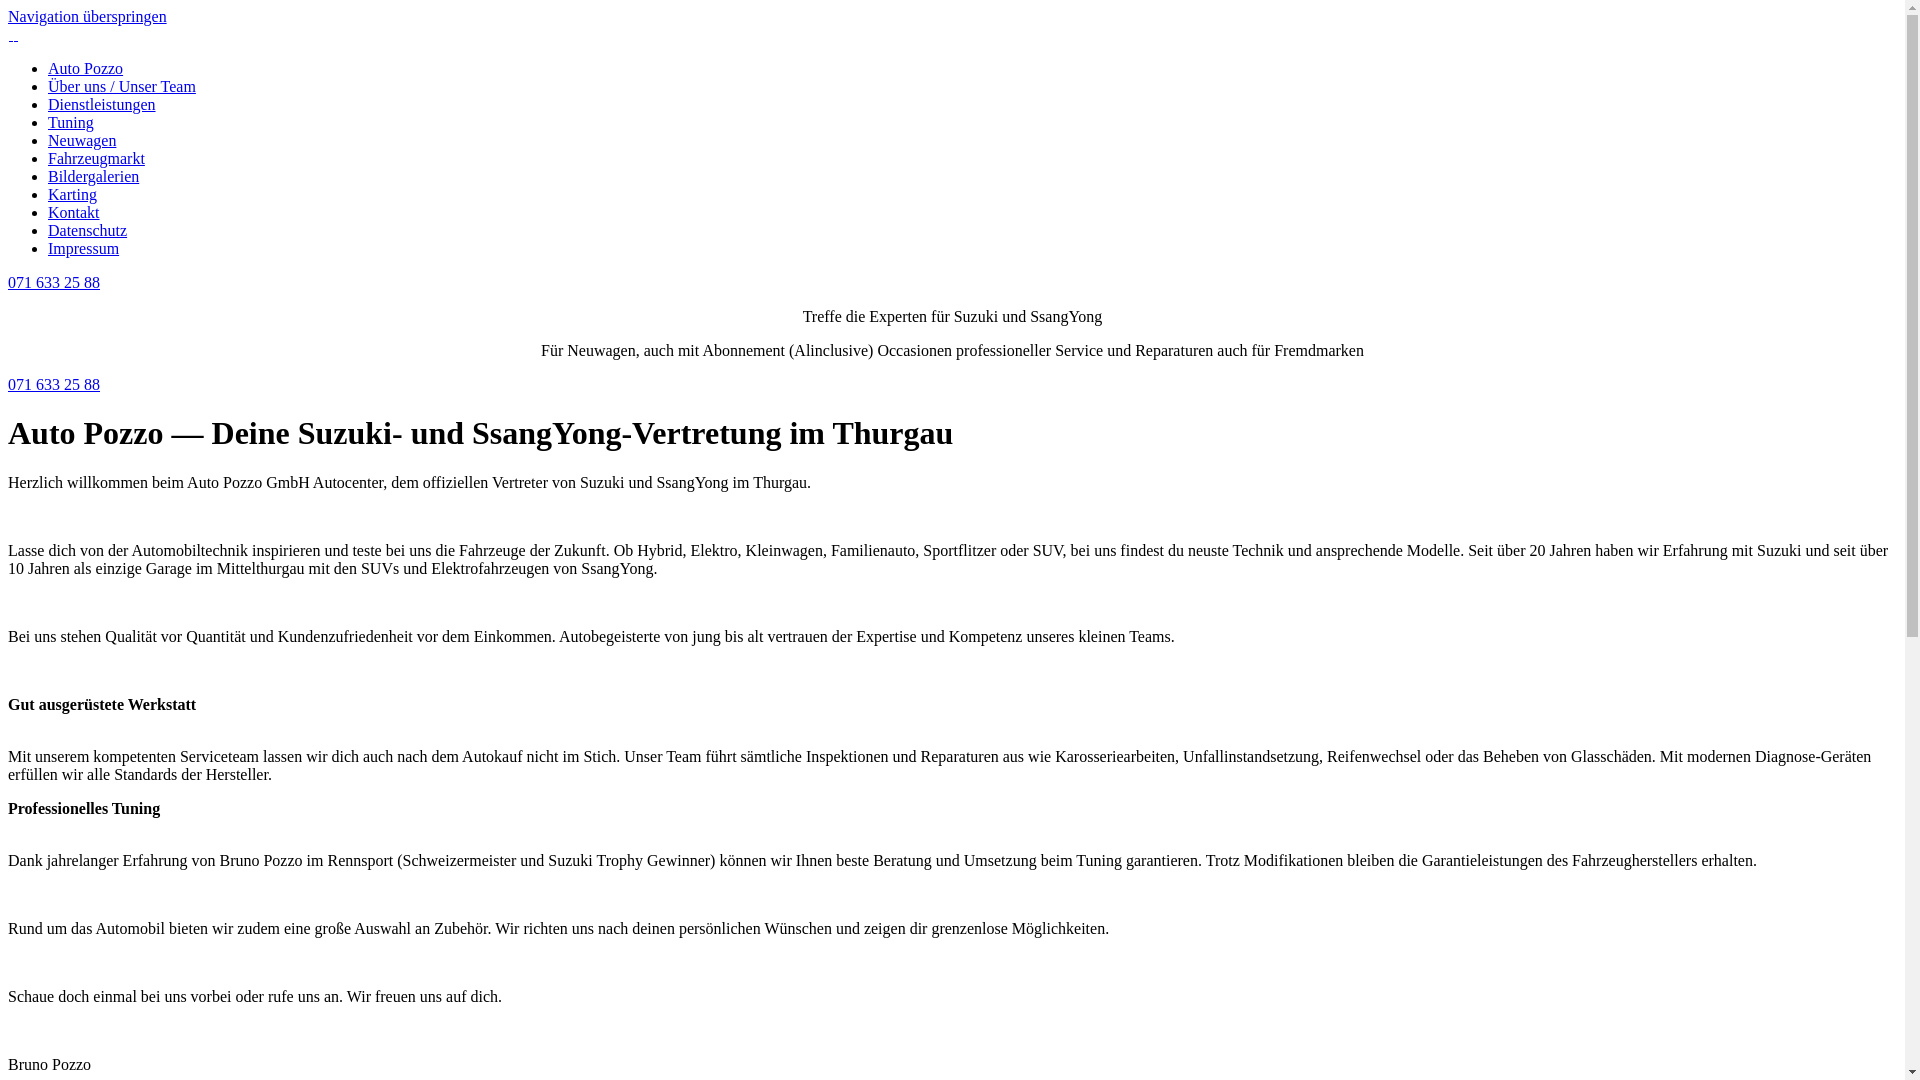 Image resolution: width=1920 pixels, height=1080 pixels. What do you see at coordinates (72, 194) in the screenshot?
I see `'Karting'` at bounding box center [72, 194].